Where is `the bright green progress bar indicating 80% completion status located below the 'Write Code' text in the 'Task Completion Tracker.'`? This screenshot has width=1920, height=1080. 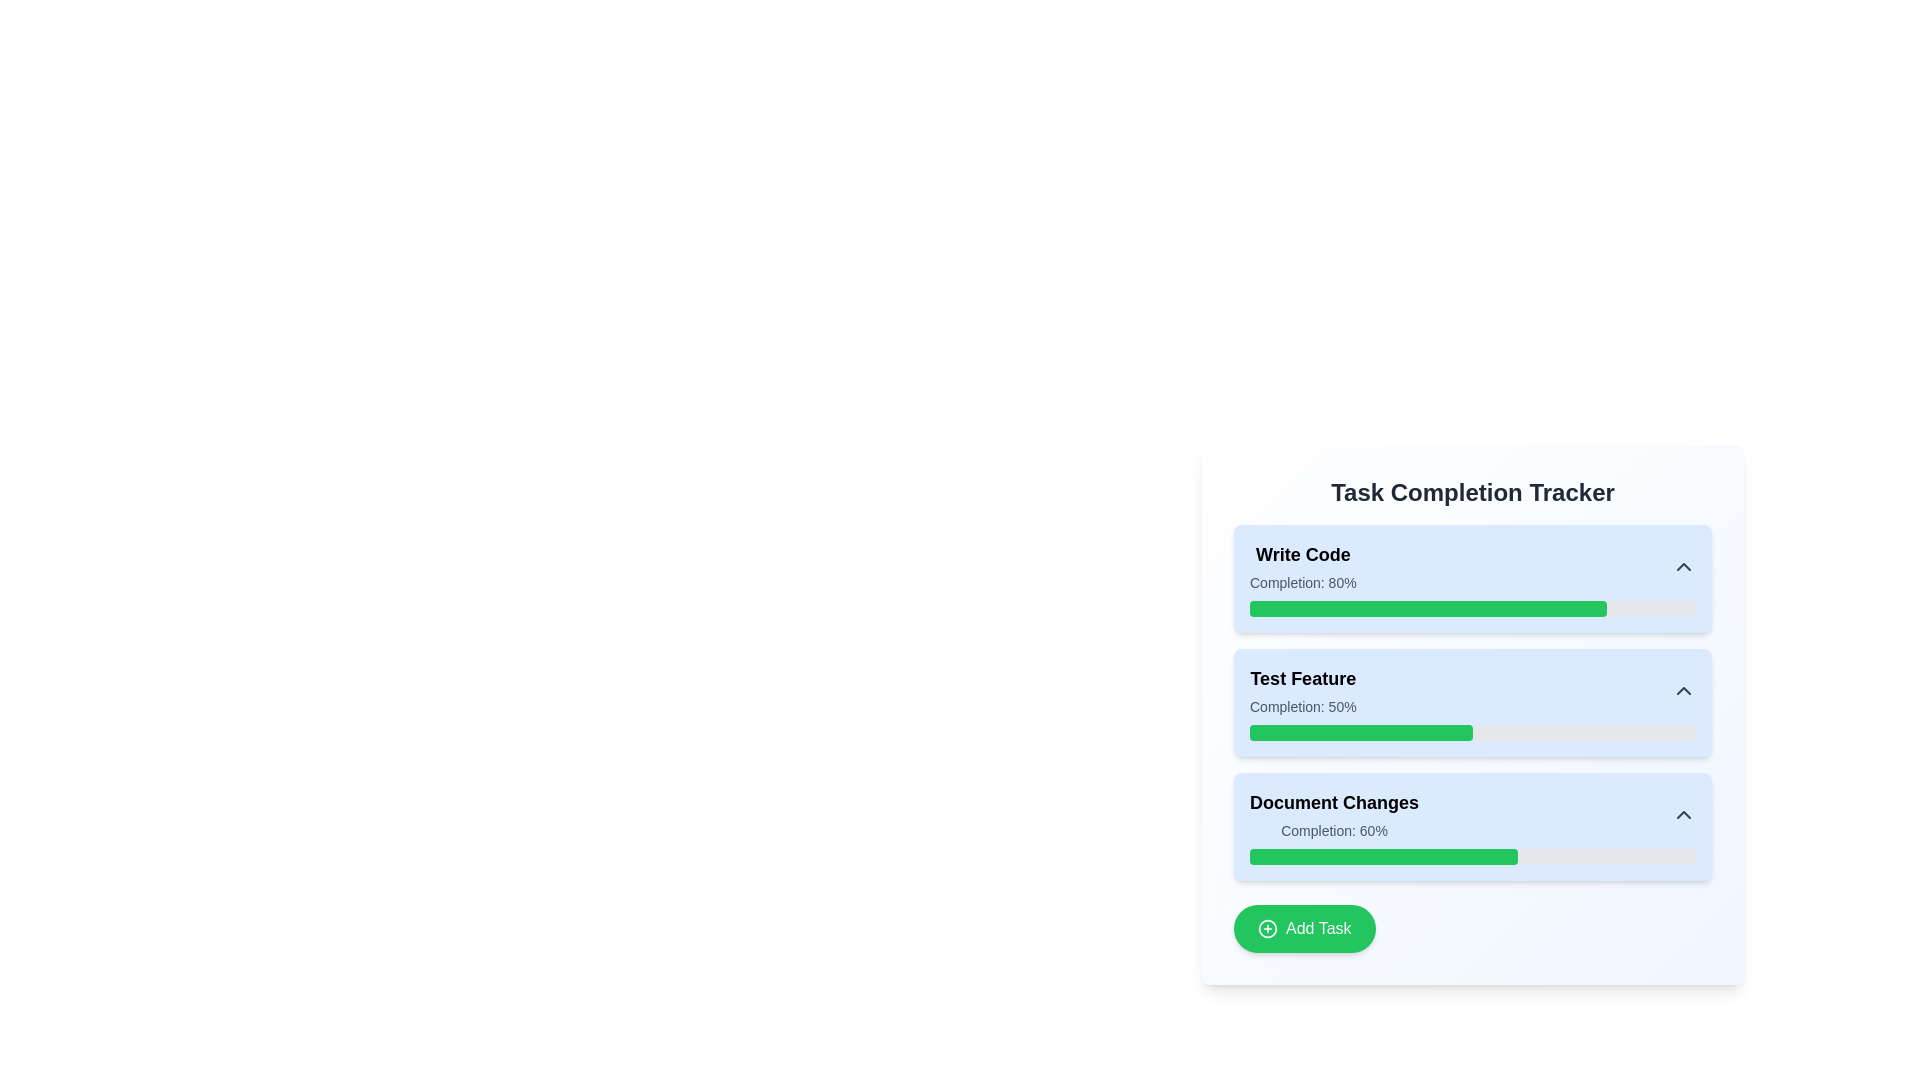
the bright green progress bar indicating 80% completion status located below the 'Write Code' text in the 'Task Completion Tracker.' is located at coordinates (1427, 608).